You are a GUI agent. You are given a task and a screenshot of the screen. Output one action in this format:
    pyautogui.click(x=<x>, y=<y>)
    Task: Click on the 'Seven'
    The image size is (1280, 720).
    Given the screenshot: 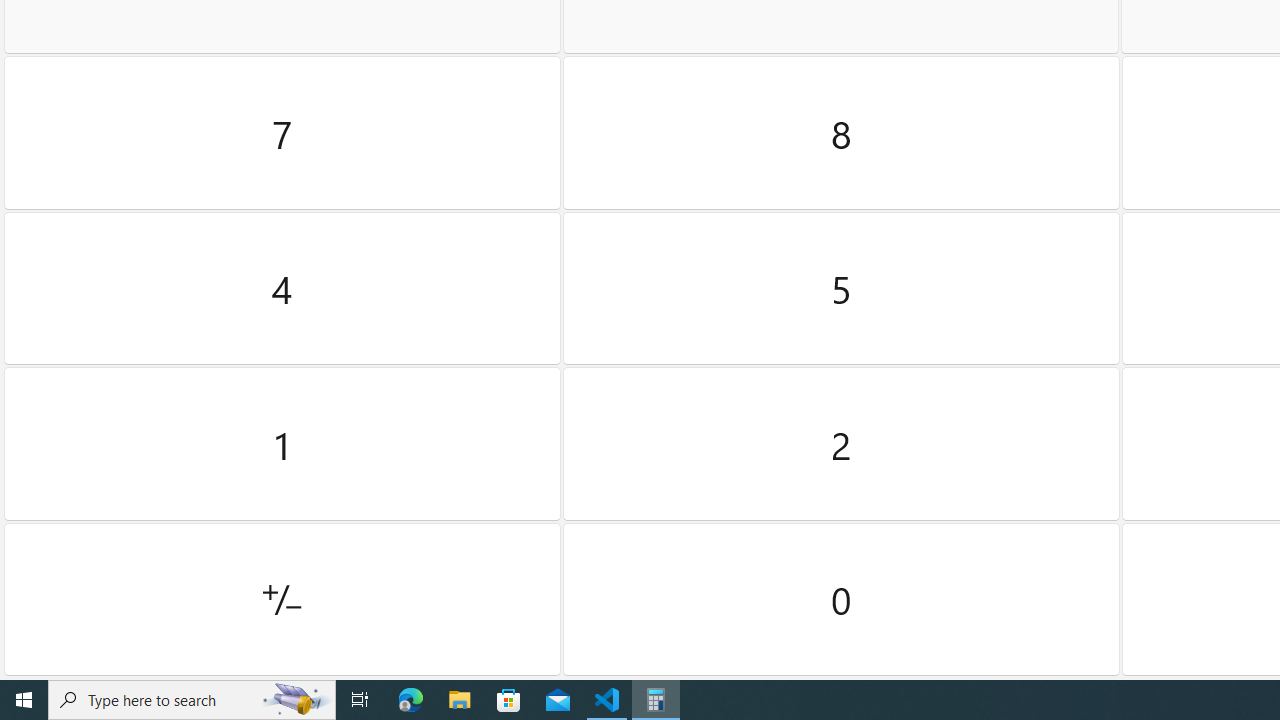 What is the action you would take?
    pyautogui.click(x=281, y=133)
    